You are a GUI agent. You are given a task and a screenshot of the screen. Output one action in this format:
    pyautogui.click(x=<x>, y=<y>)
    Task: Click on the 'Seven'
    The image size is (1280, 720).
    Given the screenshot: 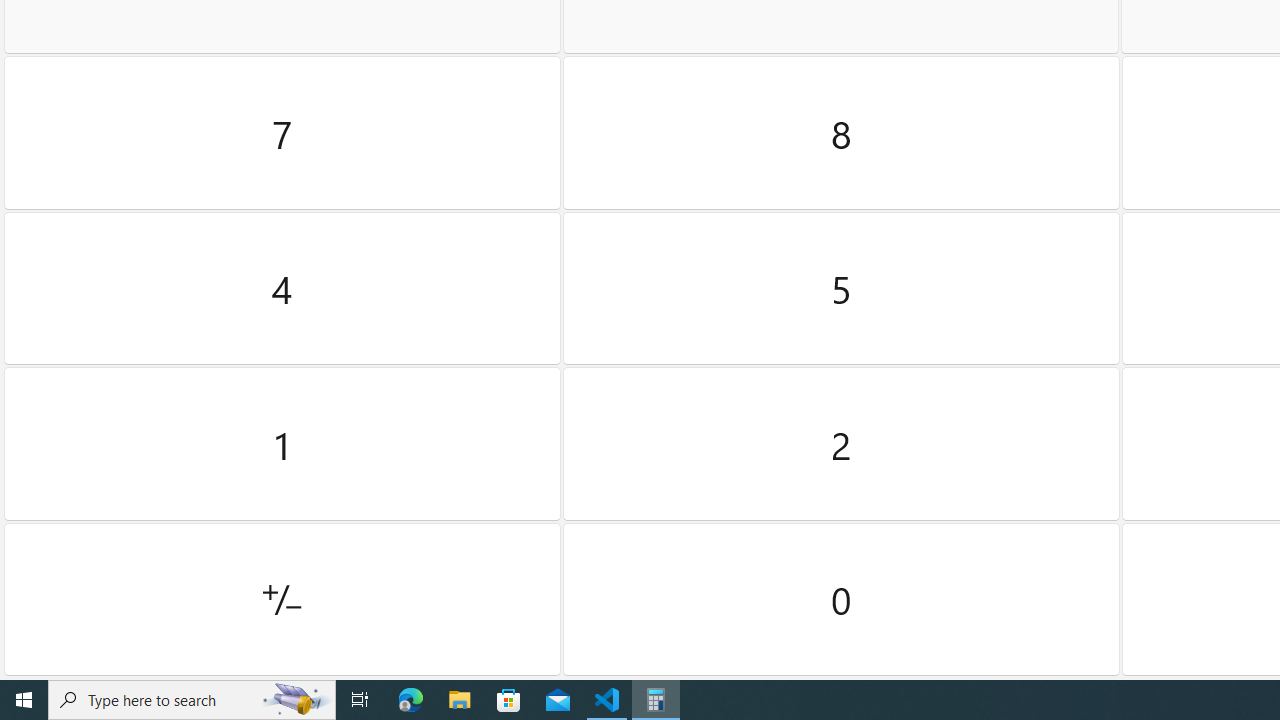 What is the action you would take?
    pyautogui.click(x=281, y=133)
    